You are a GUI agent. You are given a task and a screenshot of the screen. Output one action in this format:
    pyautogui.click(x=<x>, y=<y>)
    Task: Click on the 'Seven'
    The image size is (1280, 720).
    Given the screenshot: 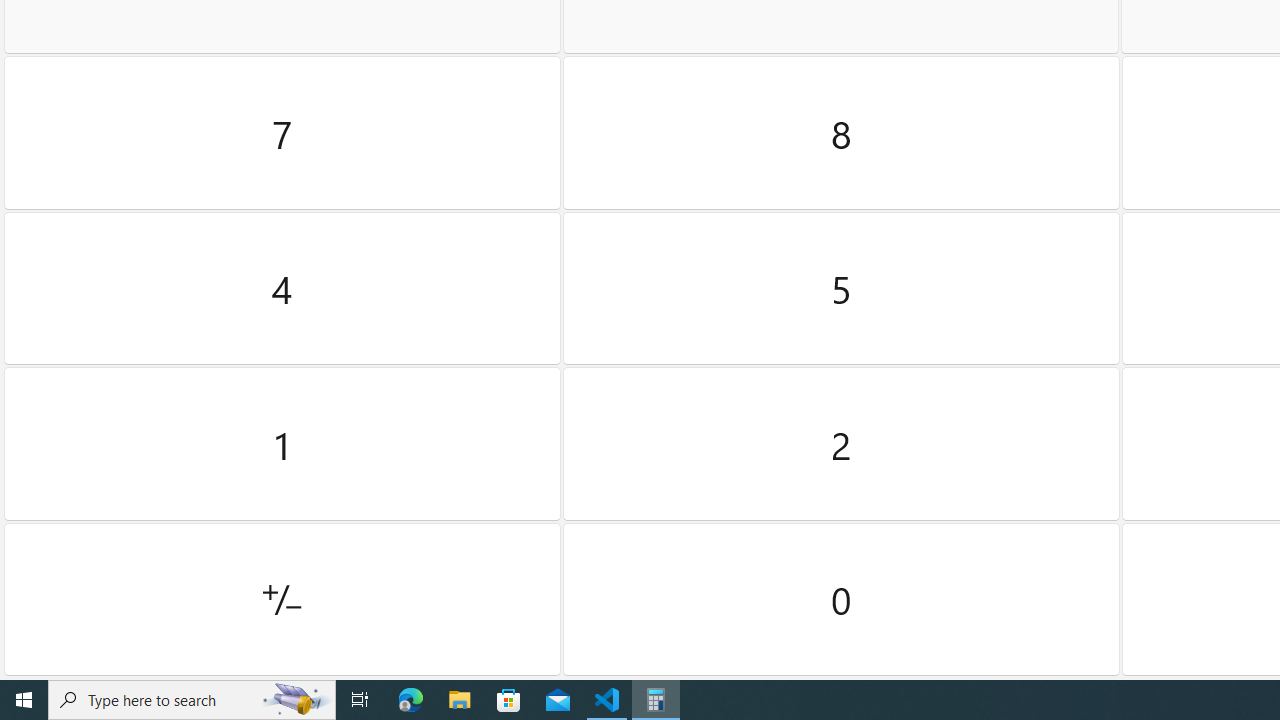 What is the action you would take?
    pyautogui.click(x=281, y=133)
    